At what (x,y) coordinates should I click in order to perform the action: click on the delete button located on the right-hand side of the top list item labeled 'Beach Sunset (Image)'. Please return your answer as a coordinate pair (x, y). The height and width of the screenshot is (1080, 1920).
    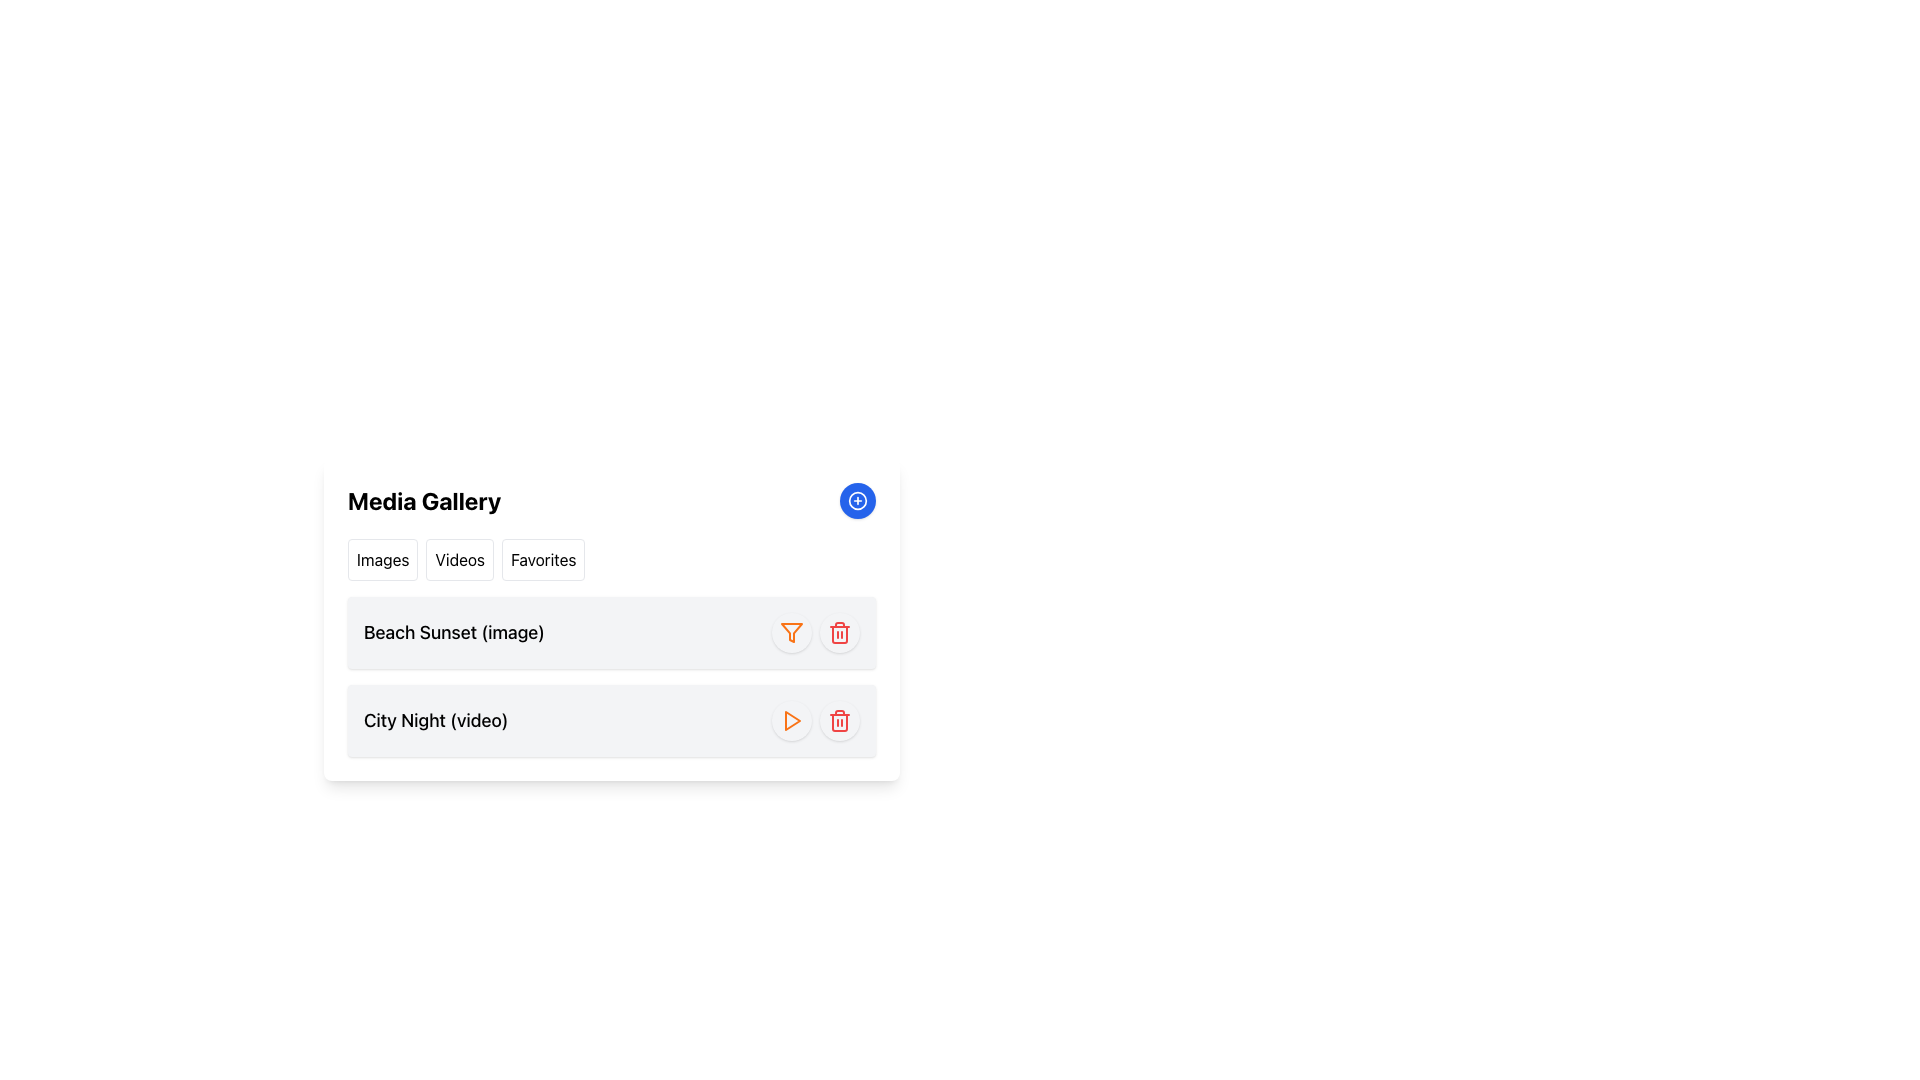
    Looking at the image, I should click on (840, 632).